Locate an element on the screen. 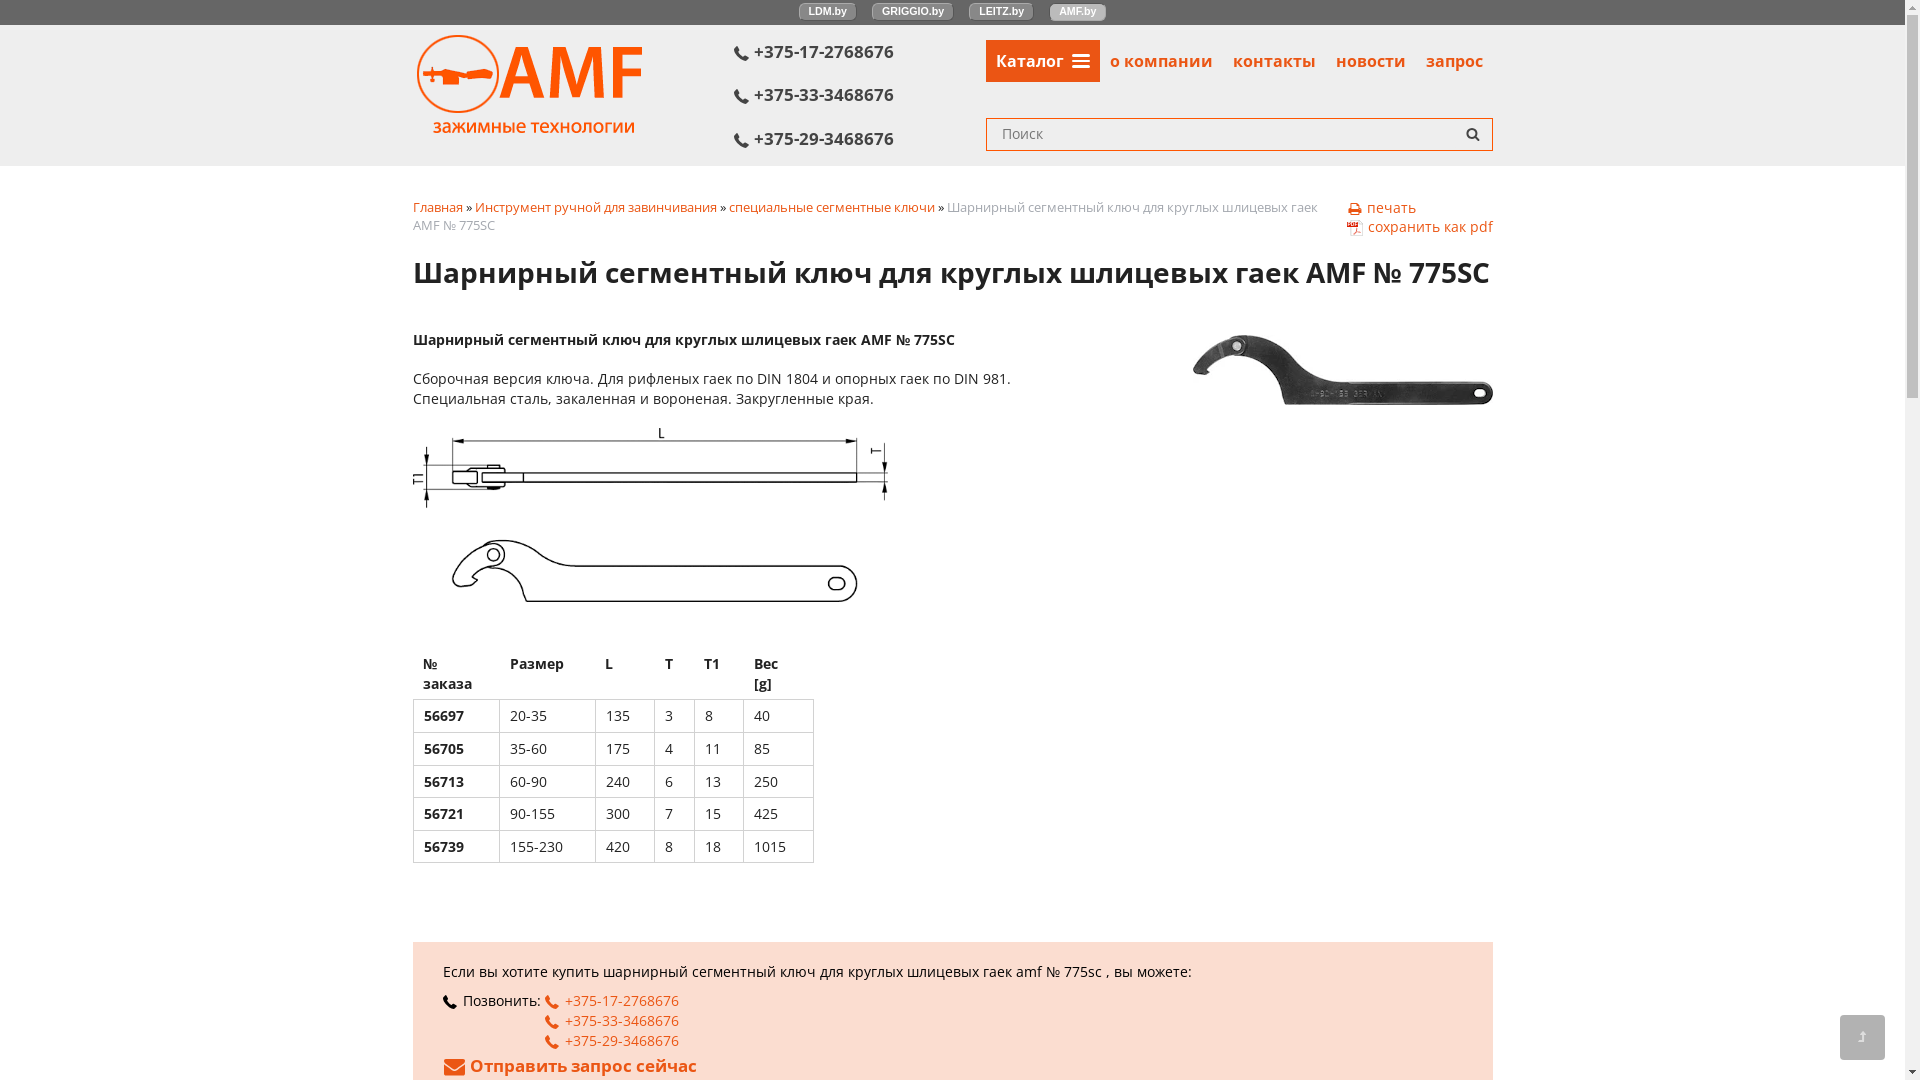  '+375-33-3468676' is located at coordinates (859, 95).